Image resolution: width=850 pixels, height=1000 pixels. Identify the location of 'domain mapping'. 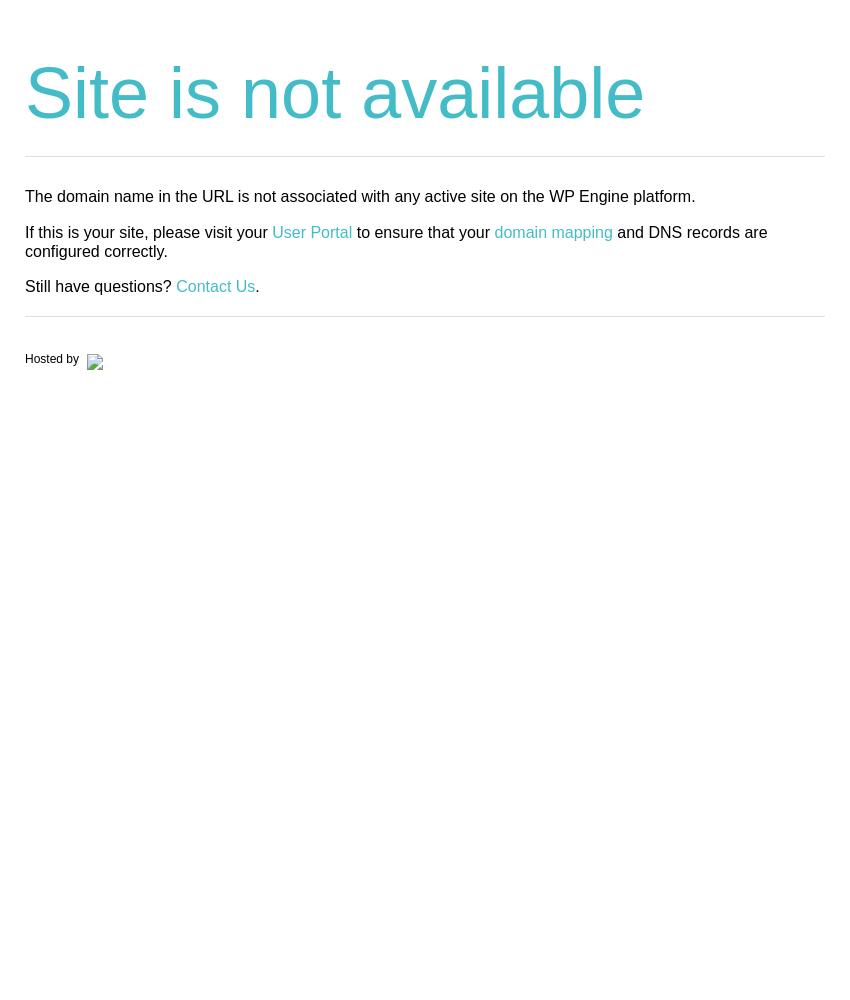
(552, 230).